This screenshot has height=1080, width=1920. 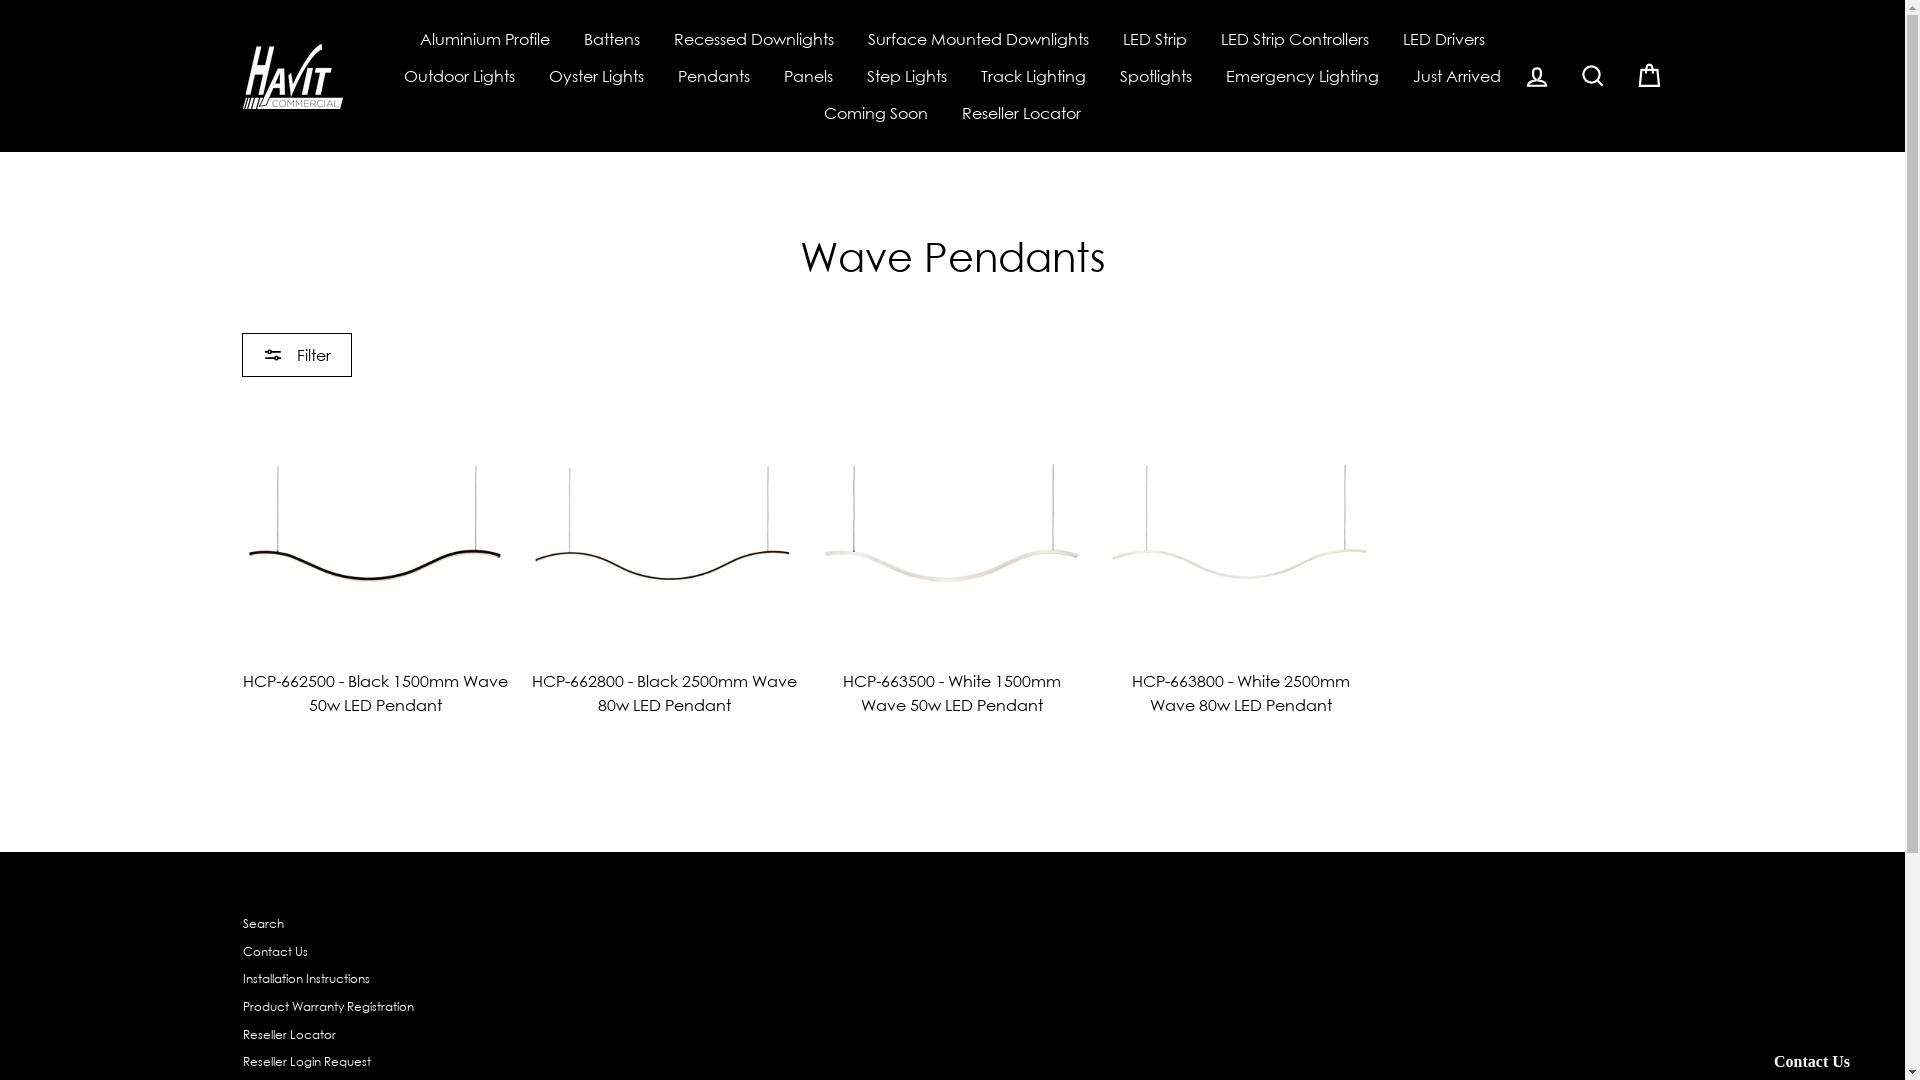 What do you see at coordinates (0, 0) in the screenshot?
I see `'Skip to content'` at bounding box center [0, 0].